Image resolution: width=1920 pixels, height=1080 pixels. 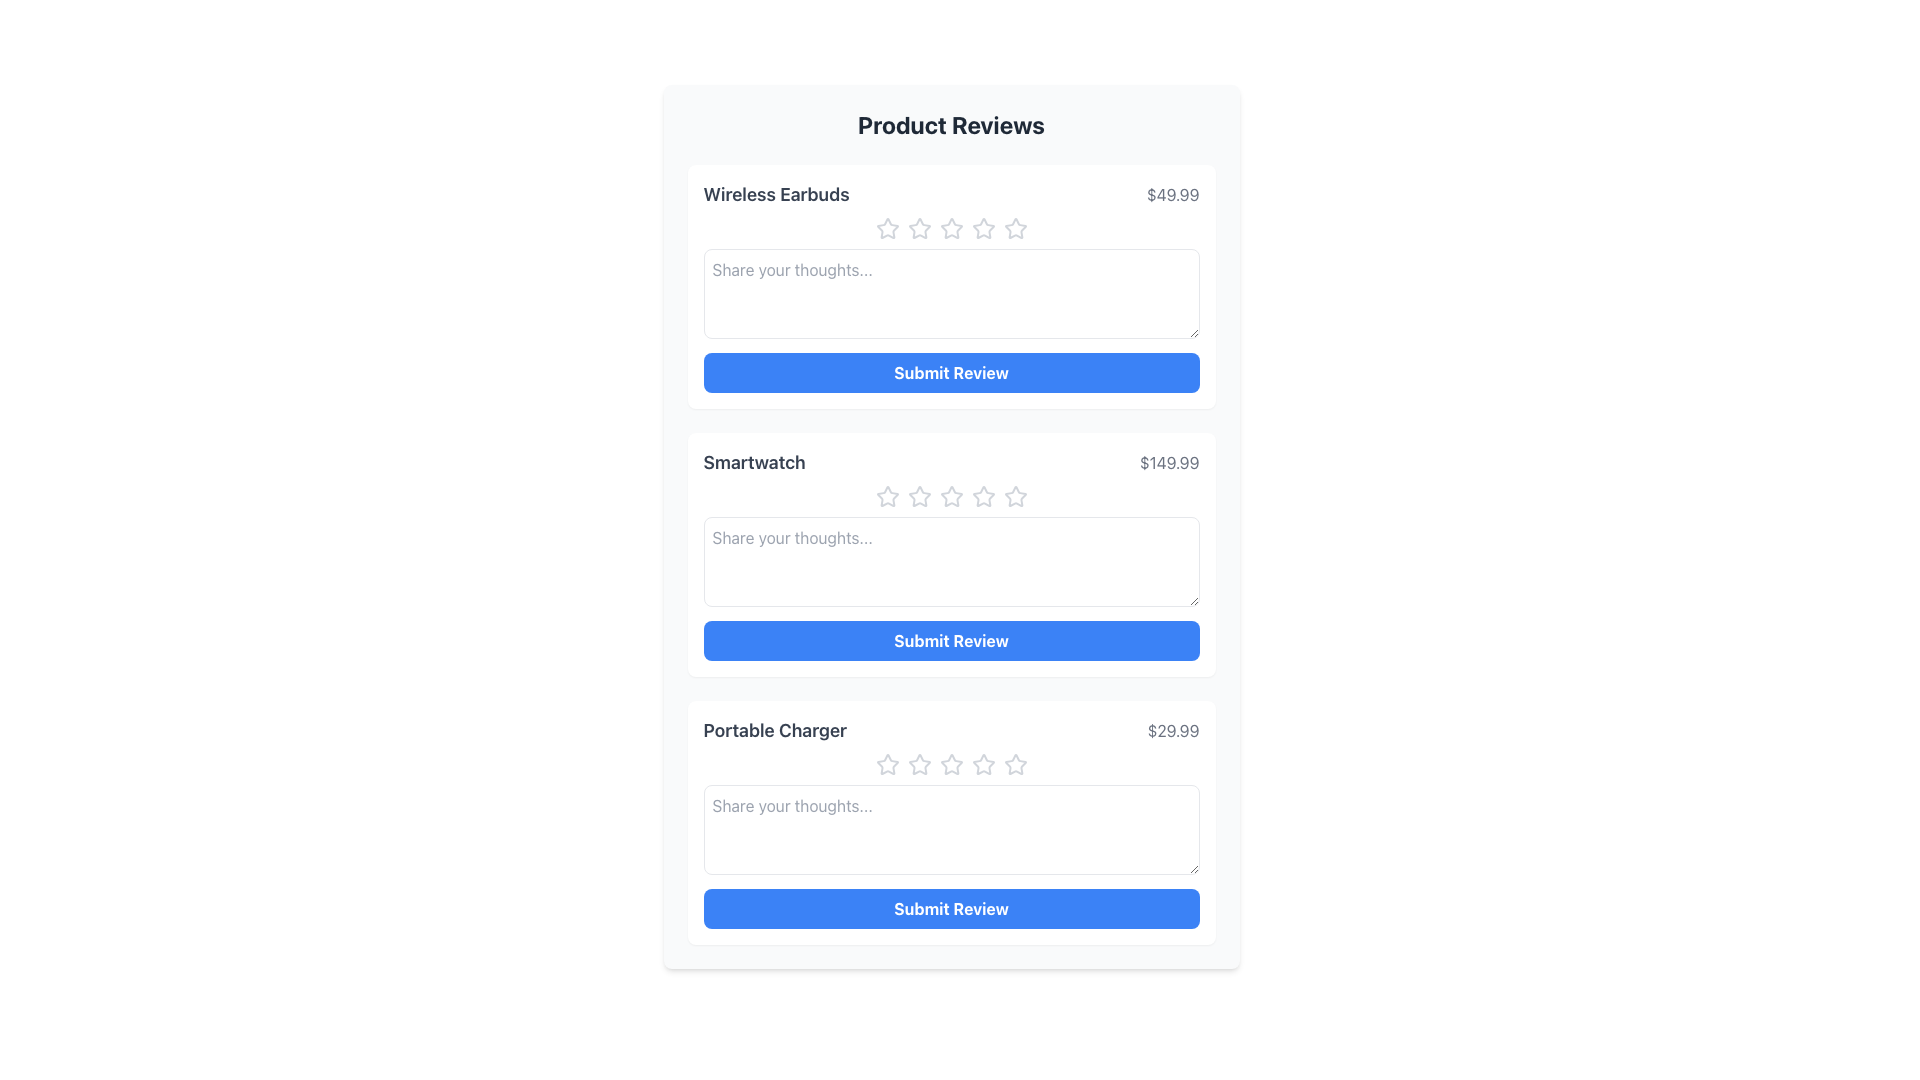 I want to click on the third star in the row of five stars to rate the 'Portable Charger' product with three stars, so click(x=950, y=764).